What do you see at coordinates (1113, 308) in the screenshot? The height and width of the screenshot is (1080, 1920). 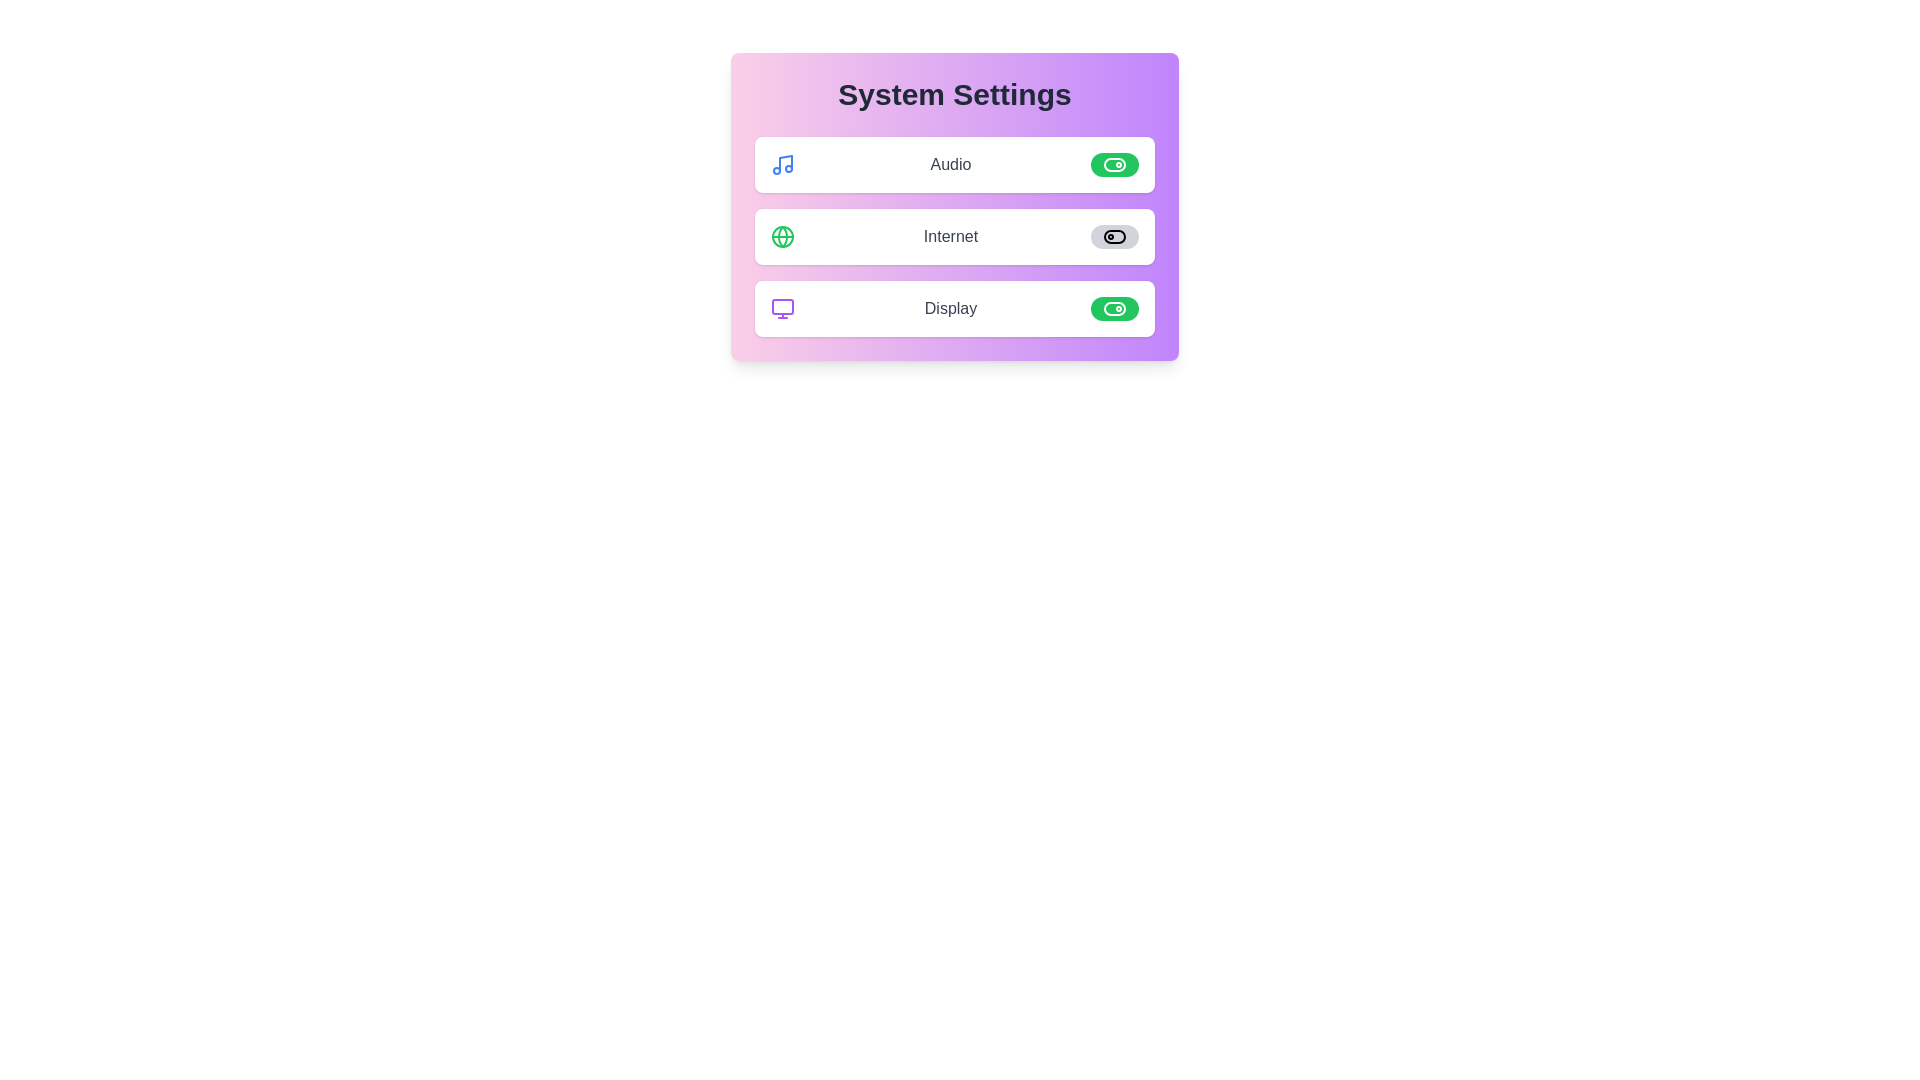 I see `the Toggle Switch Background, which visually represents the active state of the toggle switch with a green background, indicating that the option is toggled 'on'. This element is located in the lower-most toggle switch row within the menu` at bounding box center [1113, 308].